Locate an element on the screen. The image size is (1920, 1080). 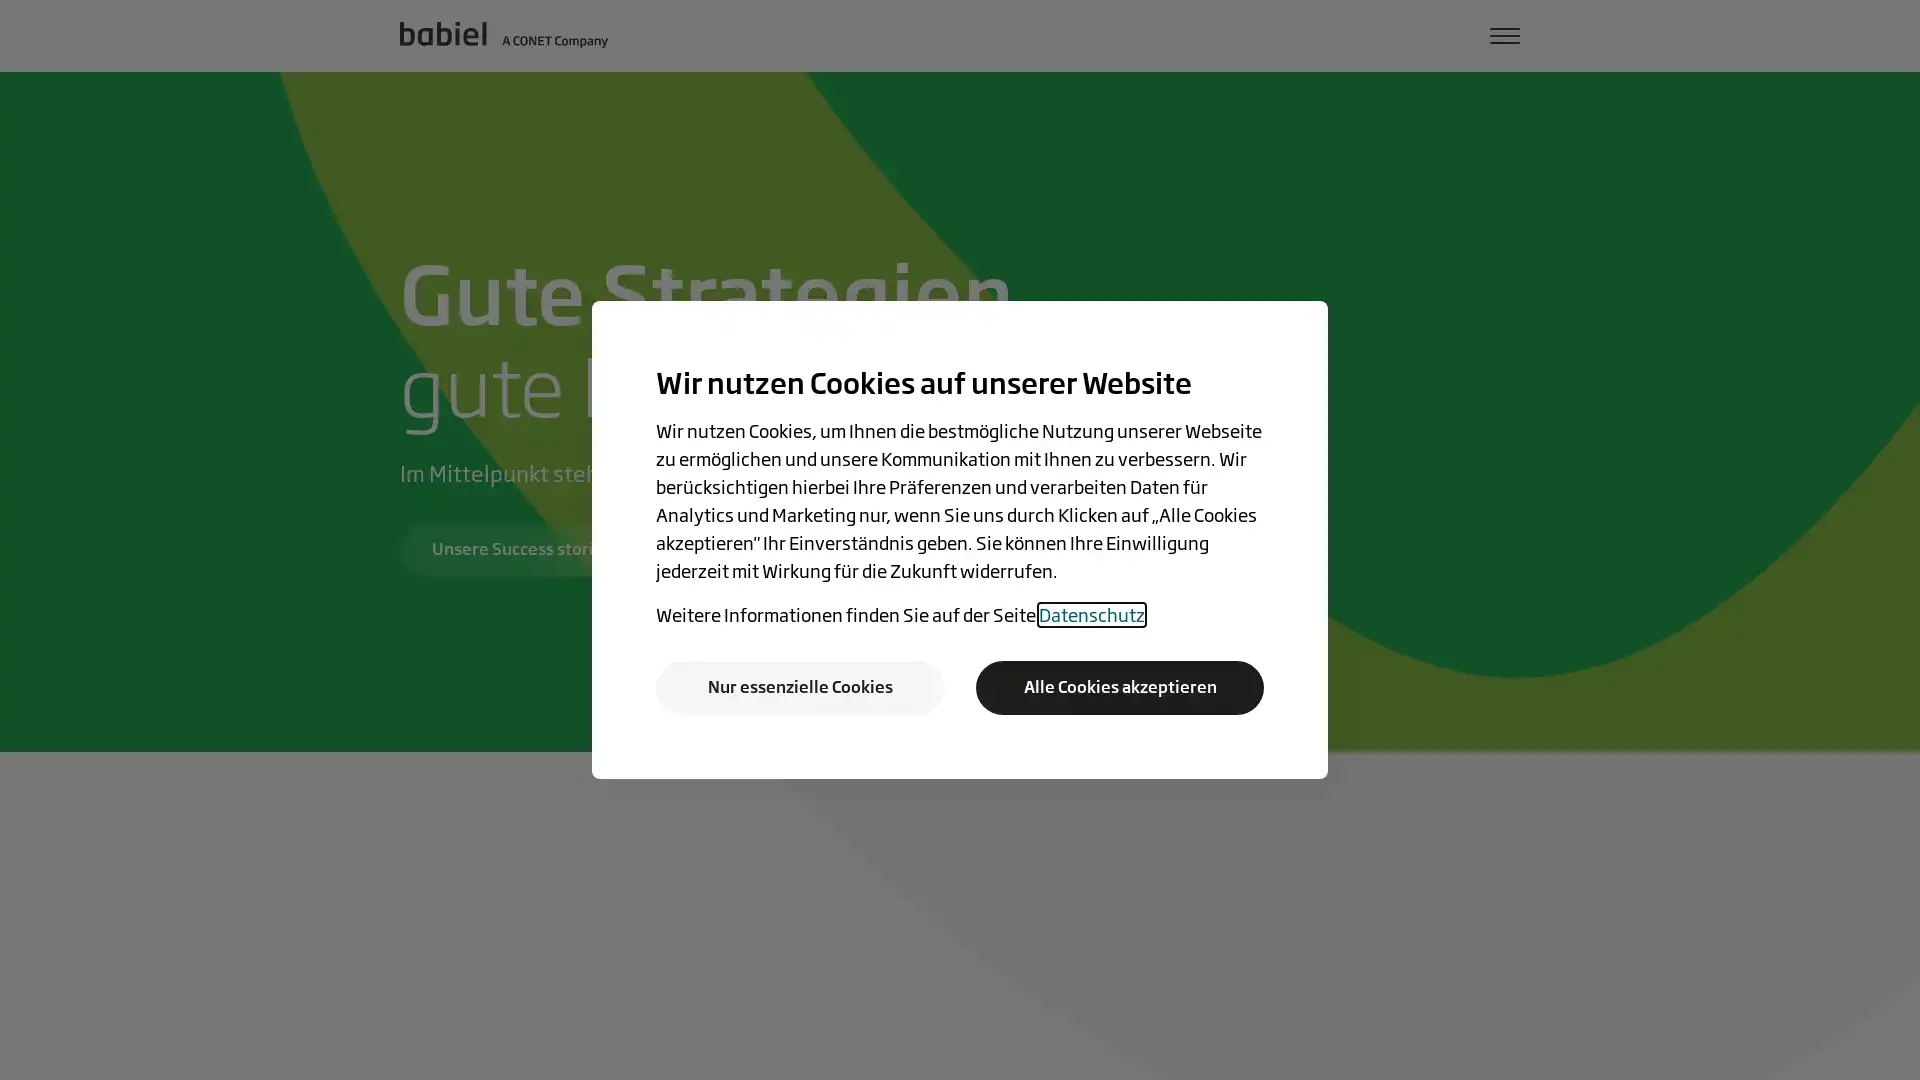
Nur essenzielle Cookies is located at coordinates (800, 686).